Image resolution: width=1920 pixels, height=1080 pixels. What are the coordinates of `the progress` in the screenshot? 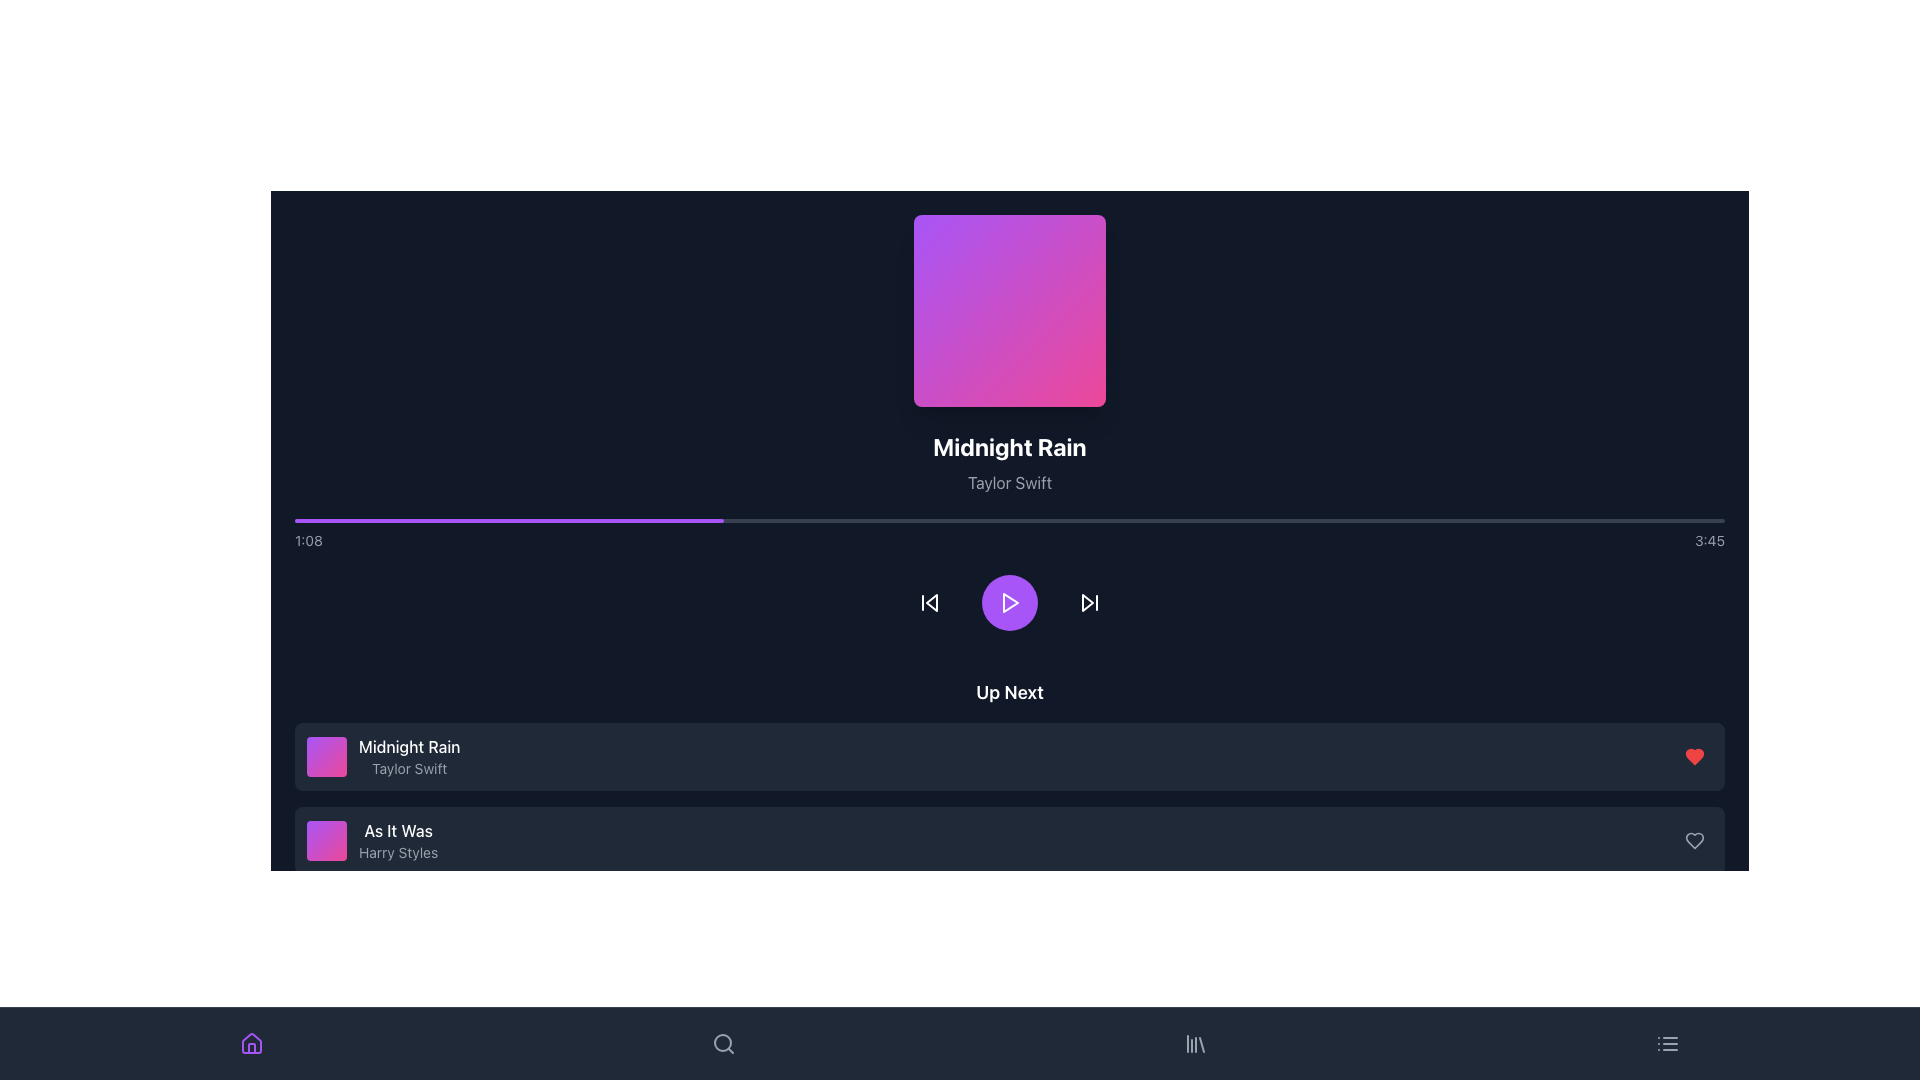 It's located at (1467, 519).